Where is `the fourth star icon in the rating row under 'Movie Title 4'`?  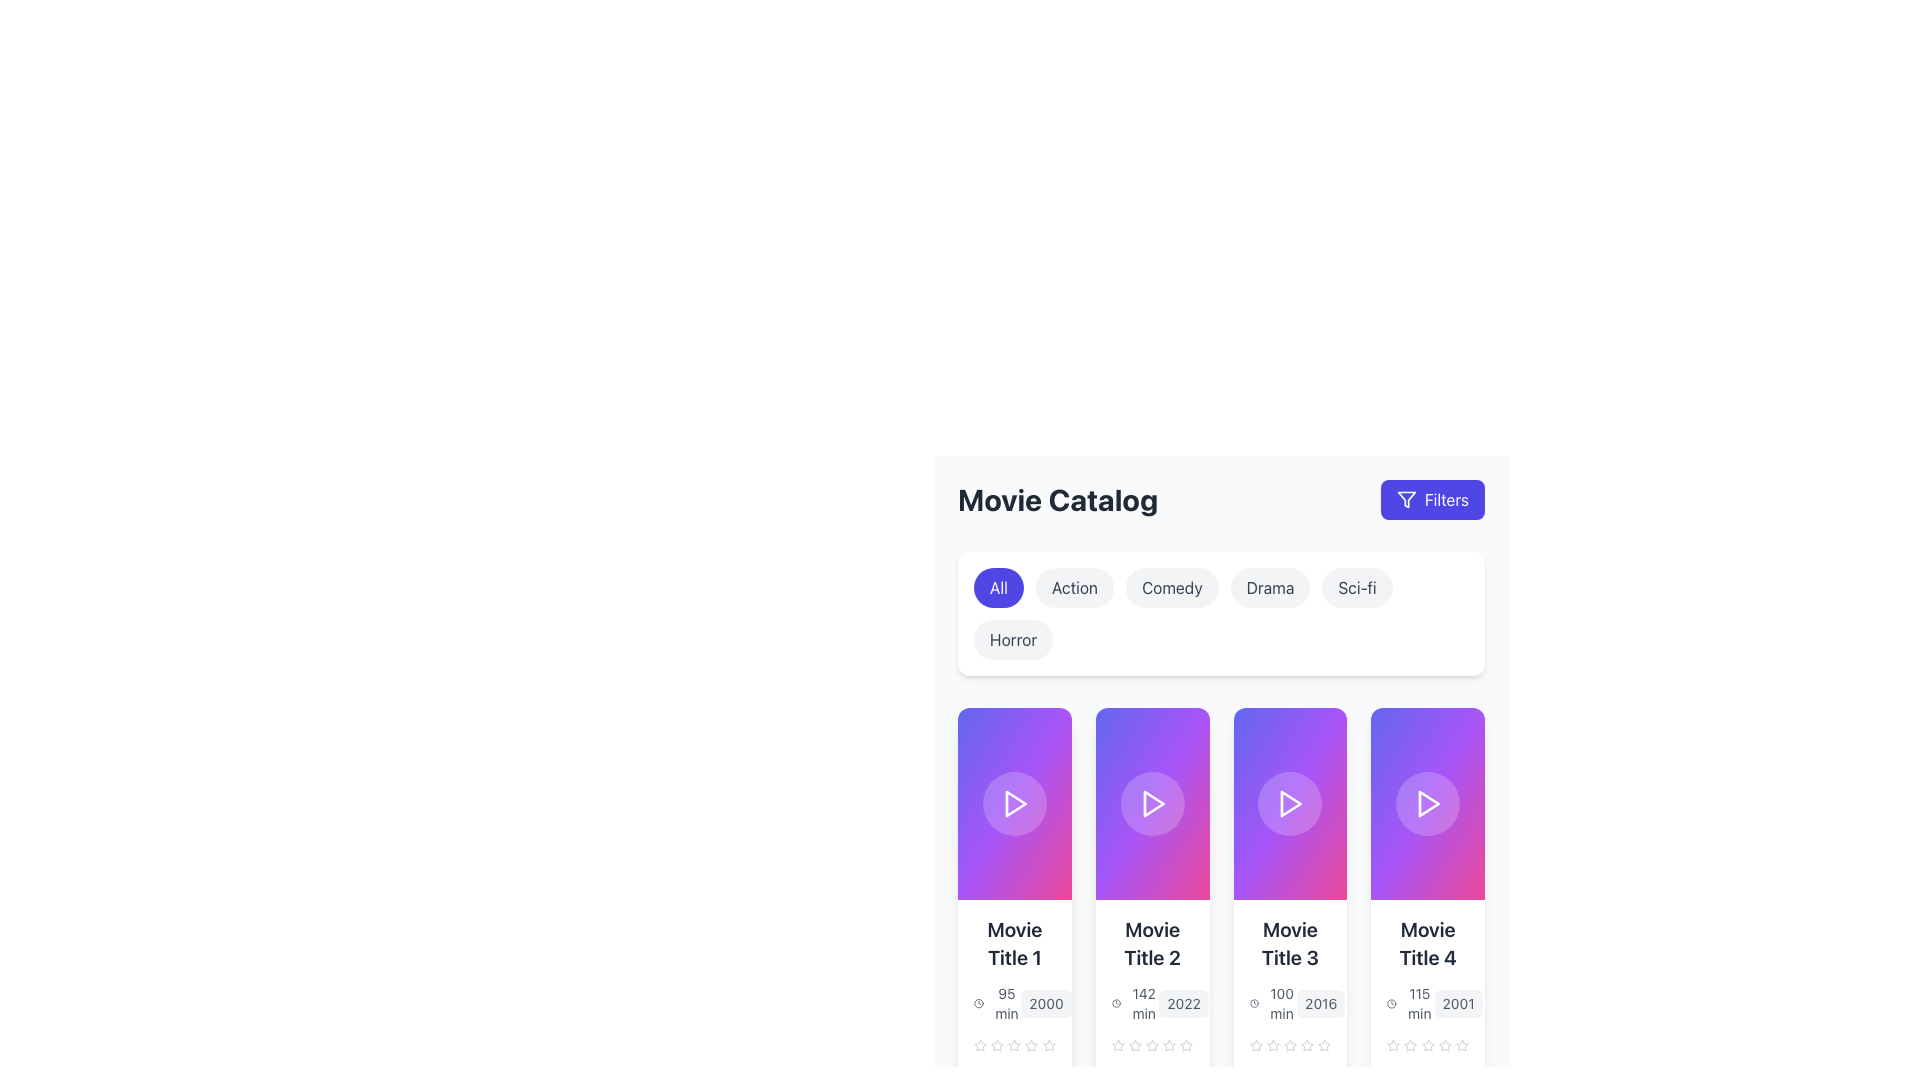
the fourth star icon in the rating row under 'Movie Title 4' is located at coordinates (1427, 1044).